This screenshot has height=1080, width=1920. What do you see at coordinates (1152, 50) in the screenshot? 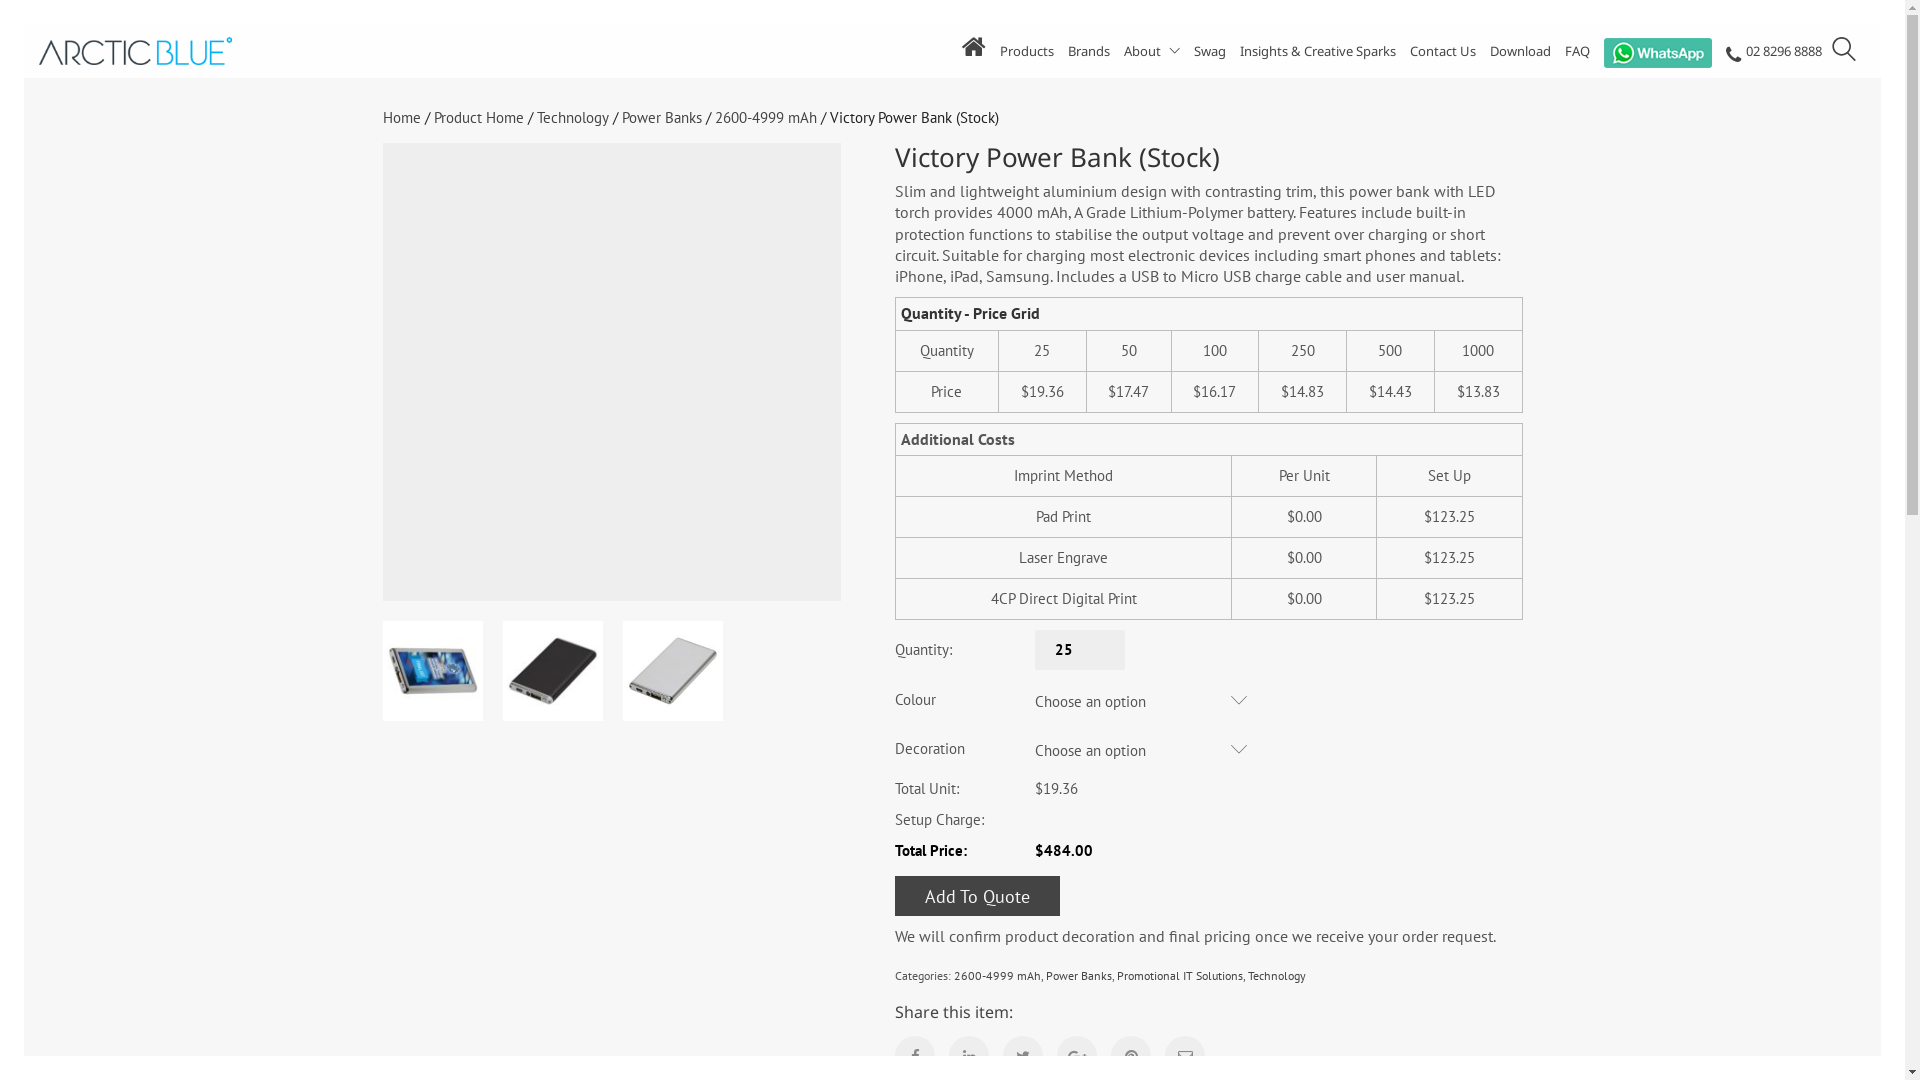
I see `'About'` at bounding box center [1152, 50].